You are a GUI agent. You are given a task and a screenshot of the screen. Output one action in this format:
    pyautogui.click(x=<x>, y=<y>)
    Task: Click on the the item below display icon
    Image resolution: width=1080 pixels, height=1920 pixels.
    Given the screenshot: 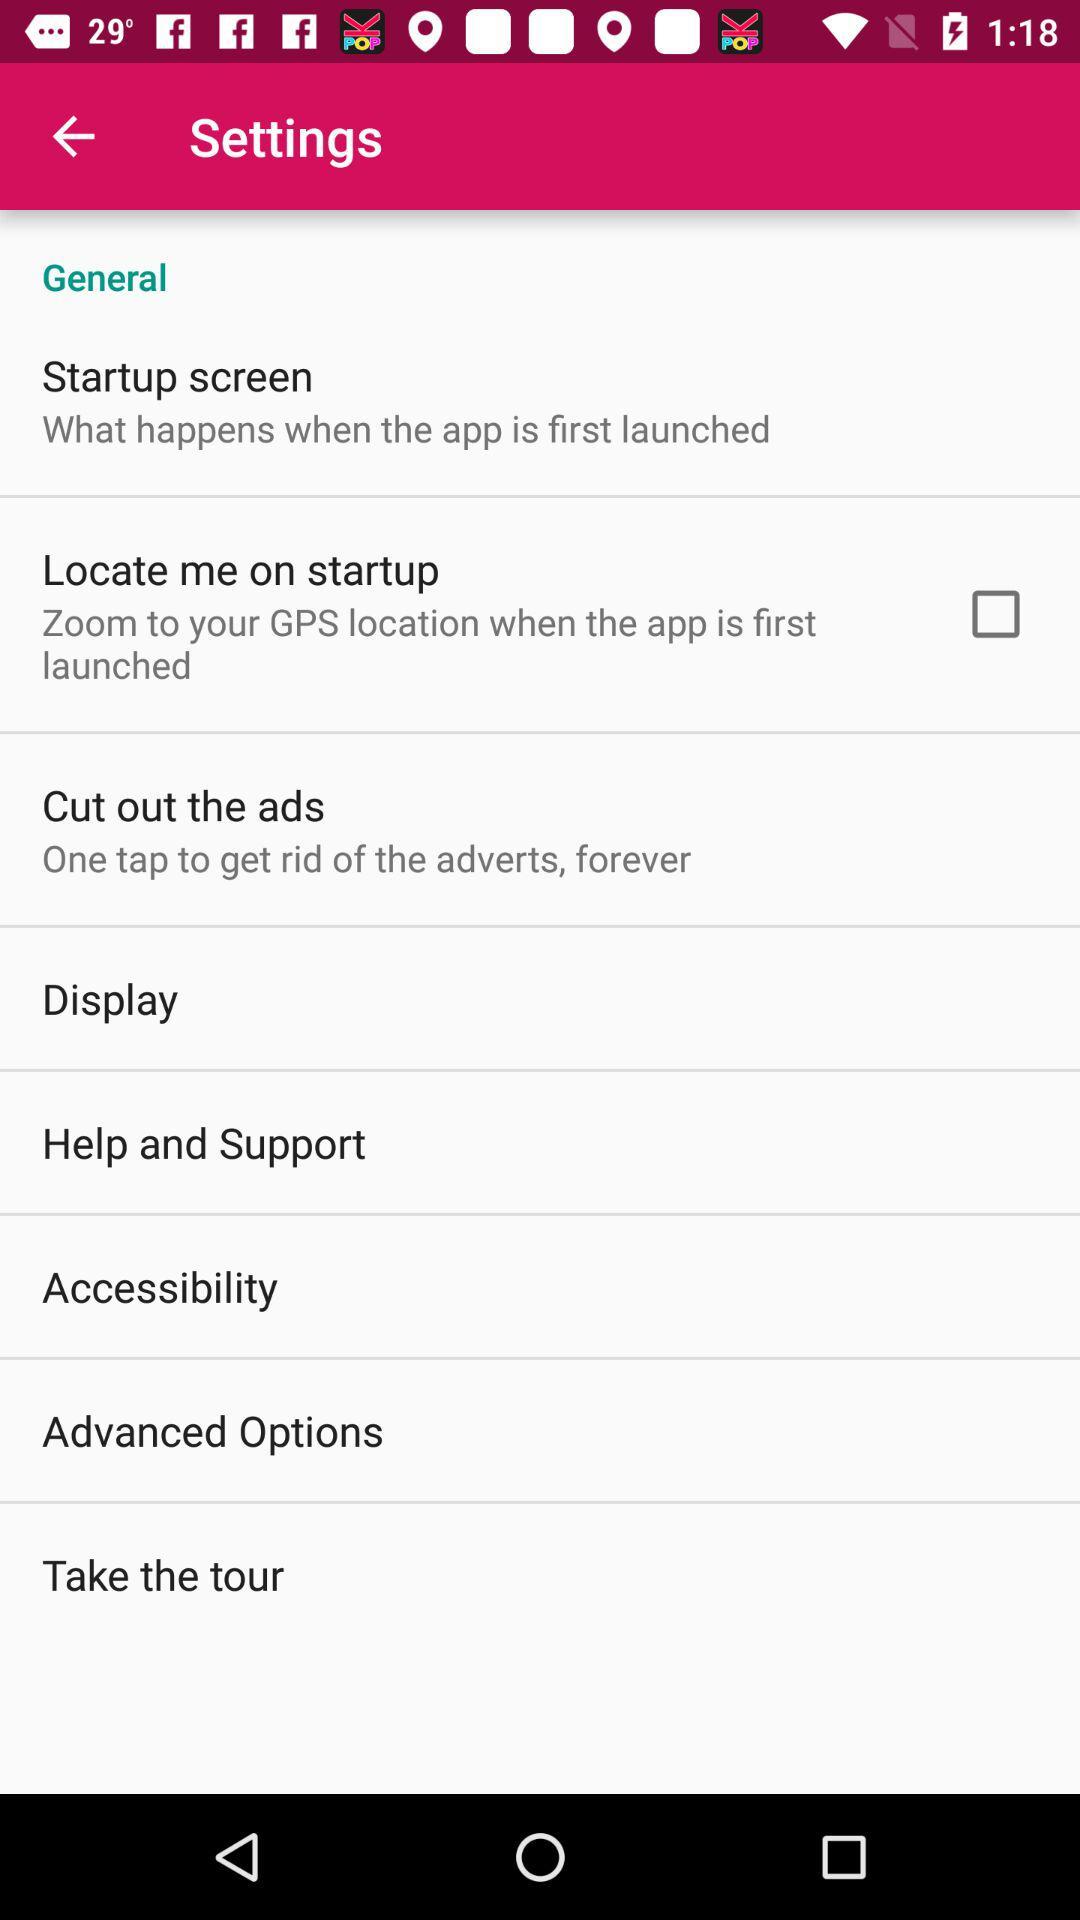 What is the action you would take?
    pyautogui.click(x=204, y=1142)
    